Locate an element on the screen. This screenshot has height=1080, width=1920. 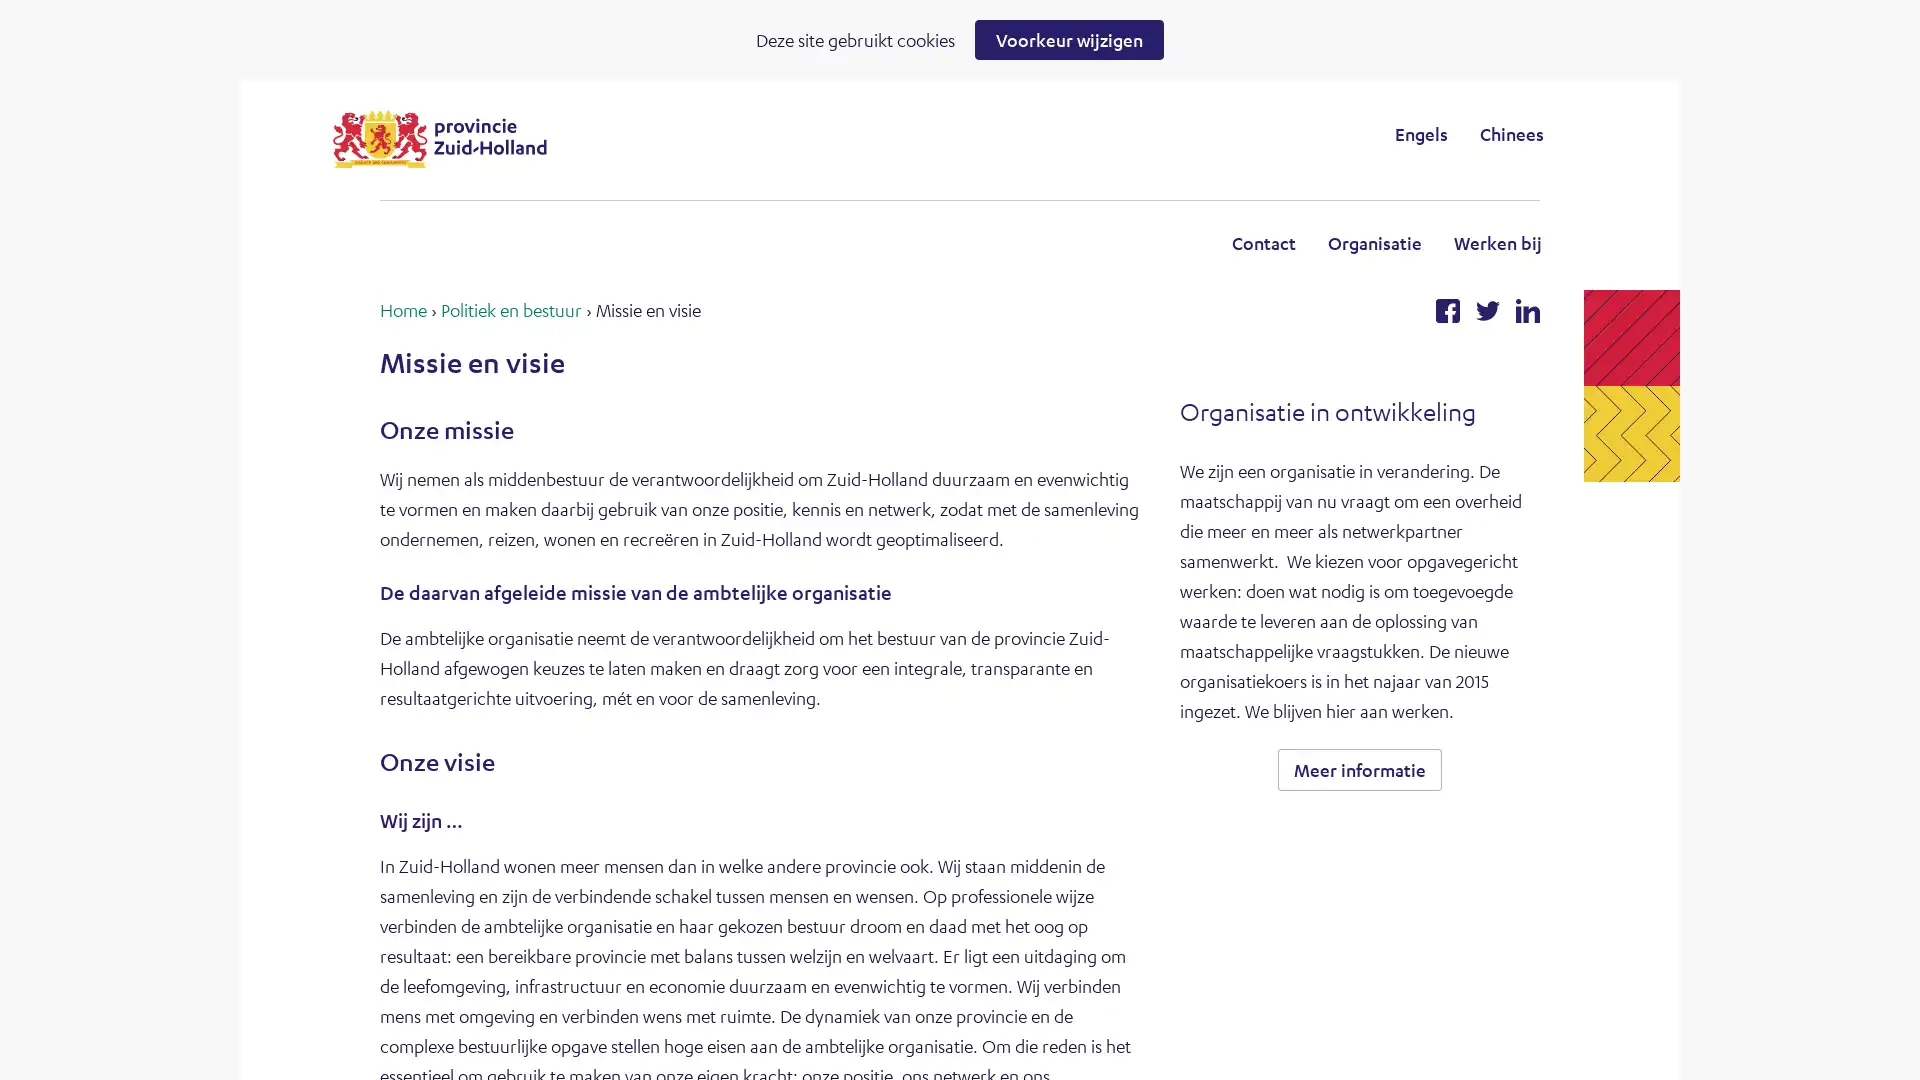
Voorkeur wijzigen is located at coordinates (1068, 39).